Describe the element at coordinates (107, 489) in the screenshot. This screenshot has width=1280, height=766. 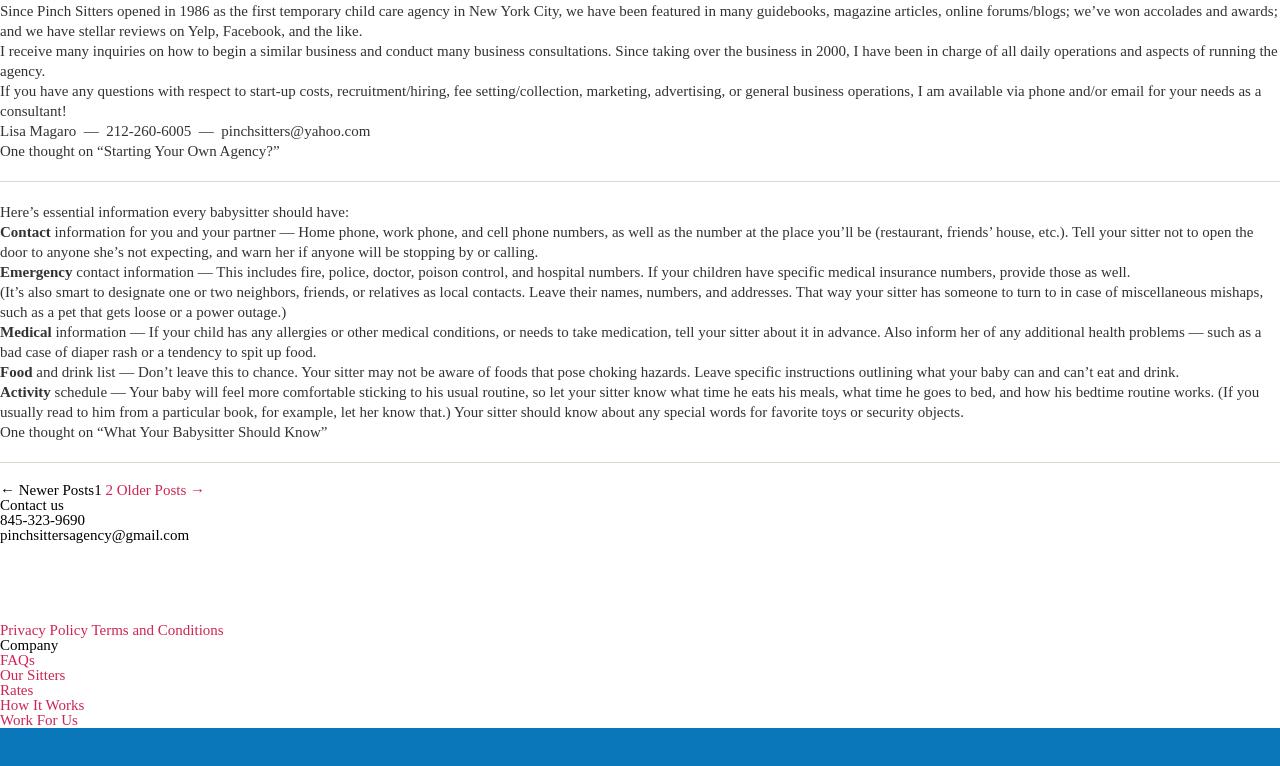
I see `'2'` at that location.